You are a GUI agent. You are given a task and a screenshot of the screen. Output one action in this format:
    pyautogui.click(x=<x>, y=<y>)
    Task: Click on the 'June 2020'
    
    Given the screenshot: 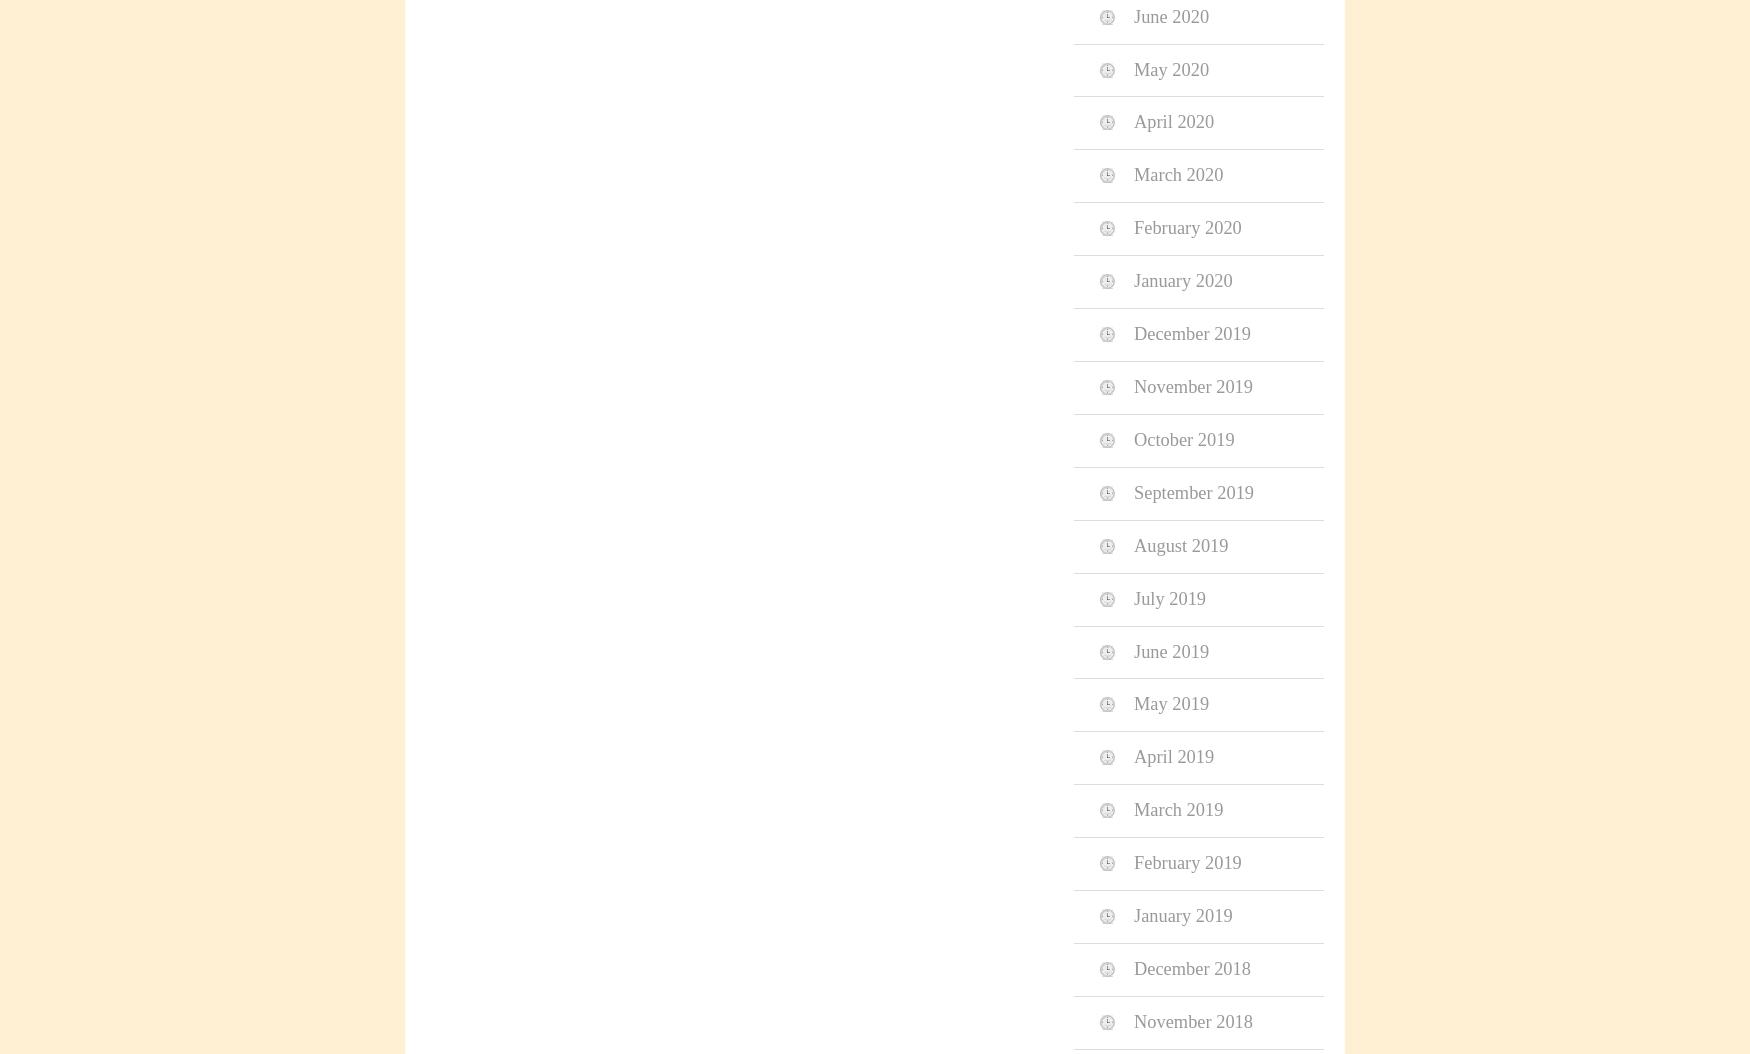 What is the action you would take?
    pyautogui.click(x=1170, y=16)
    